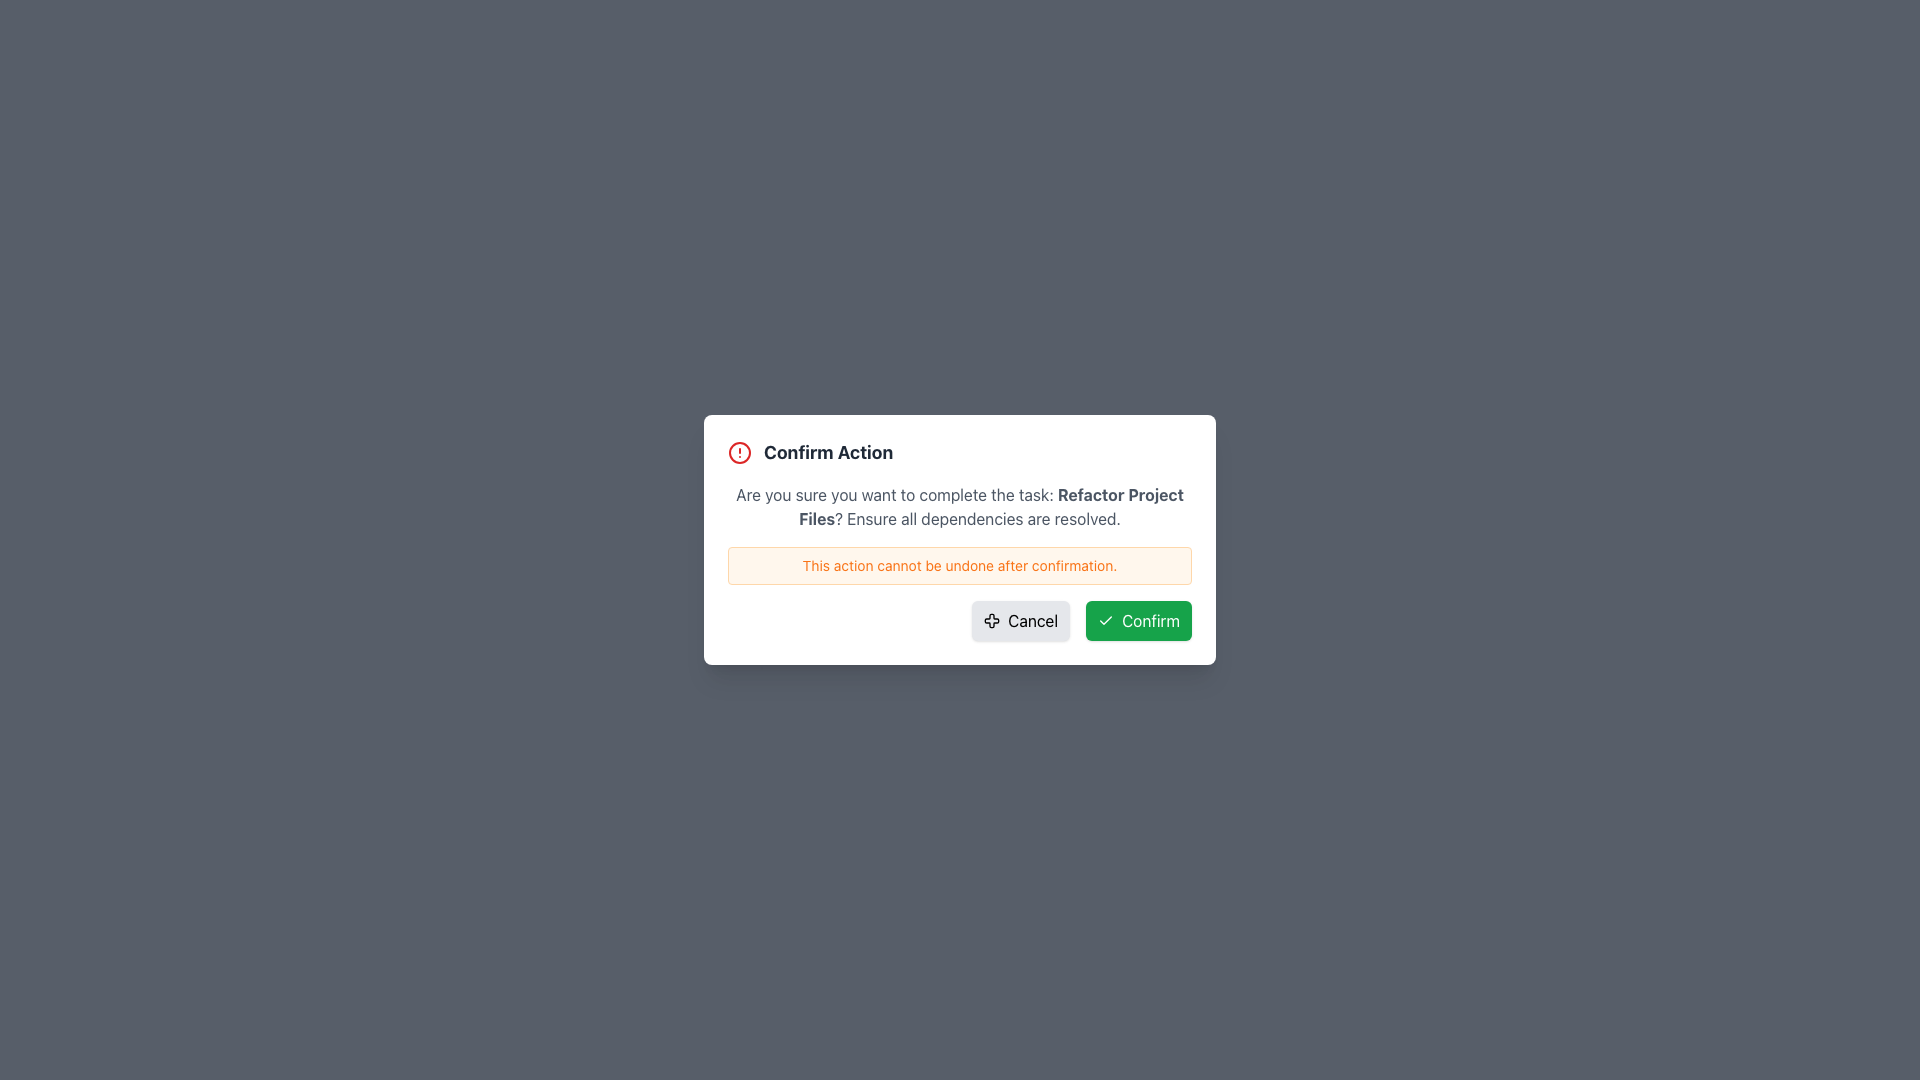  Describe the element at coordinates (828, 452) in the screenshot. I see `the bold, large-sized text element displaying the label 'Confirm Action', which is aligned to the right of a red circular alert icon in the top-left section of a dialog box` at that location.